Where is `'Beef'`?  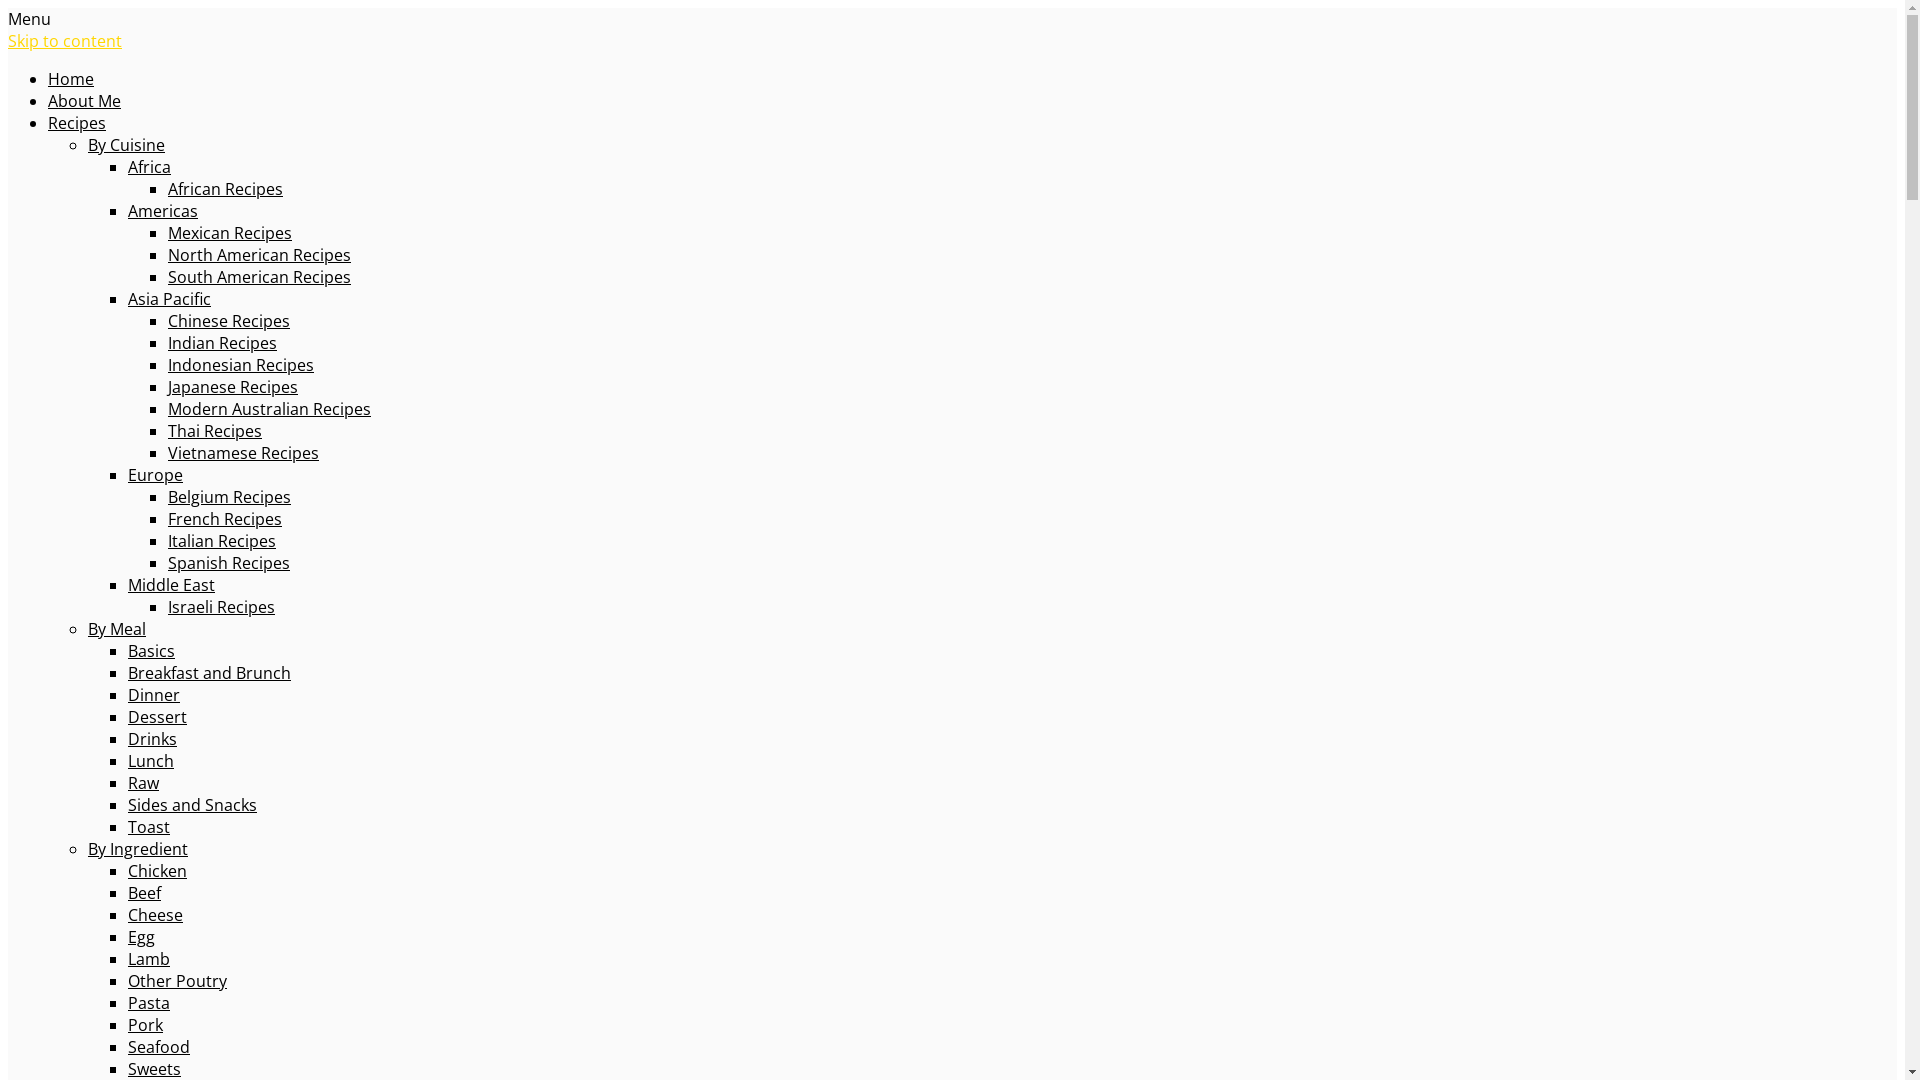 'Beef' is located at coordinates (143, 892).